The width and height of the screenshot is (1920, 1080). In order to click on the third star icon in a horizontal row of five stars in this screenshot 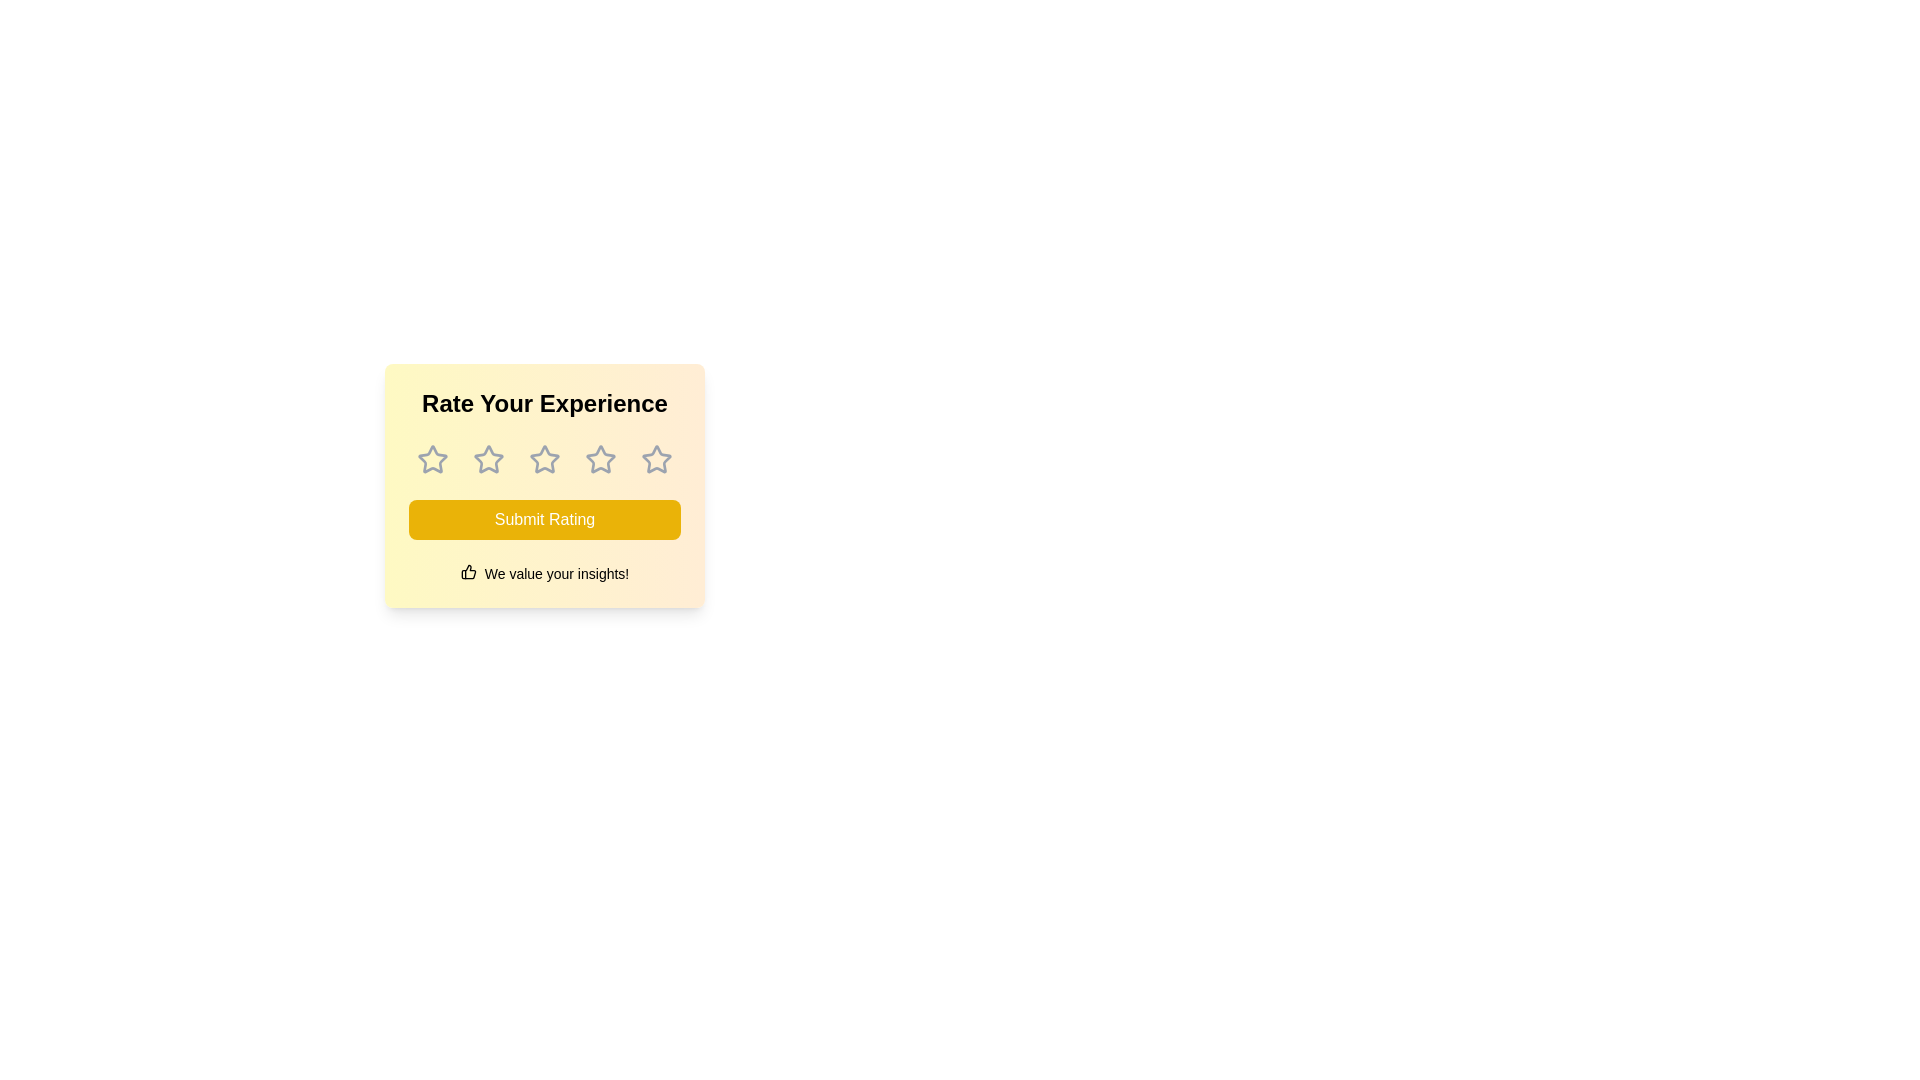, I will do `click(599, 459)`.